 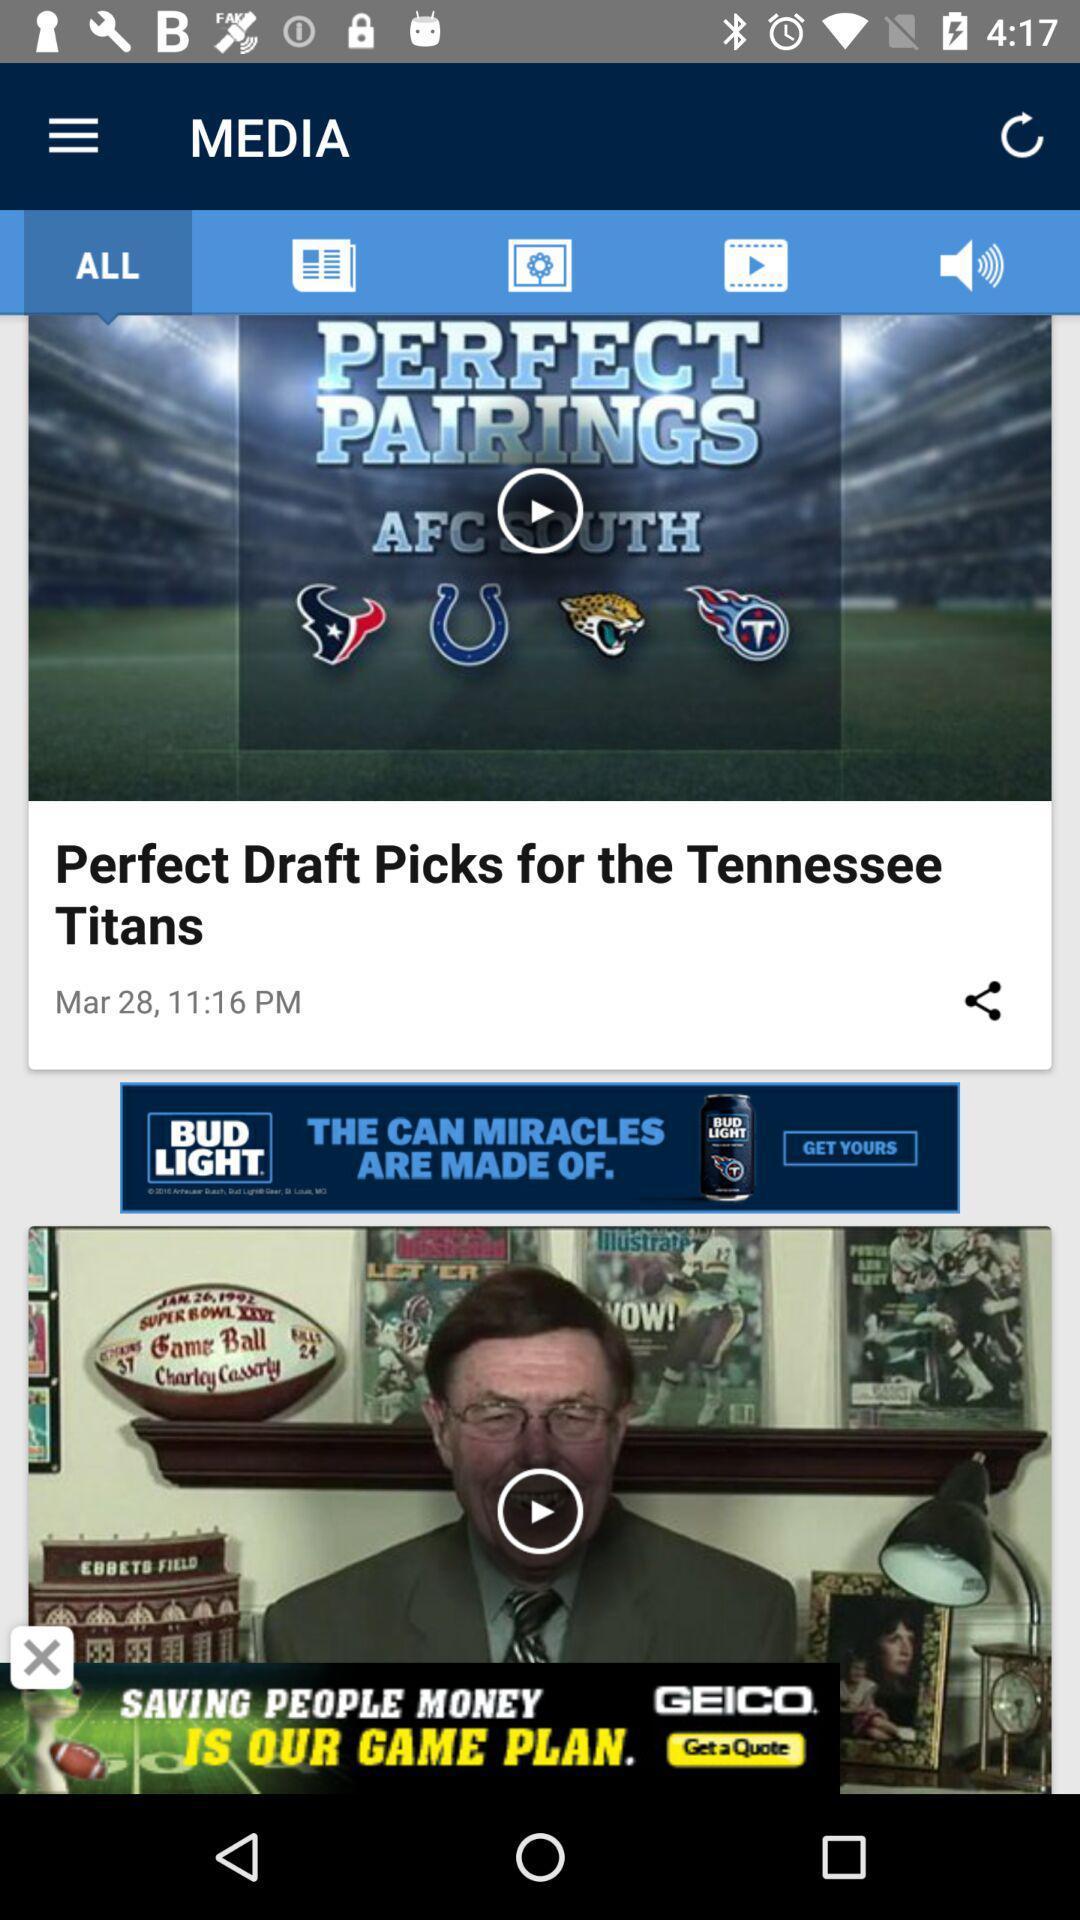 I want to click on the item to the left of the media icon, so click(x=72, y=135).